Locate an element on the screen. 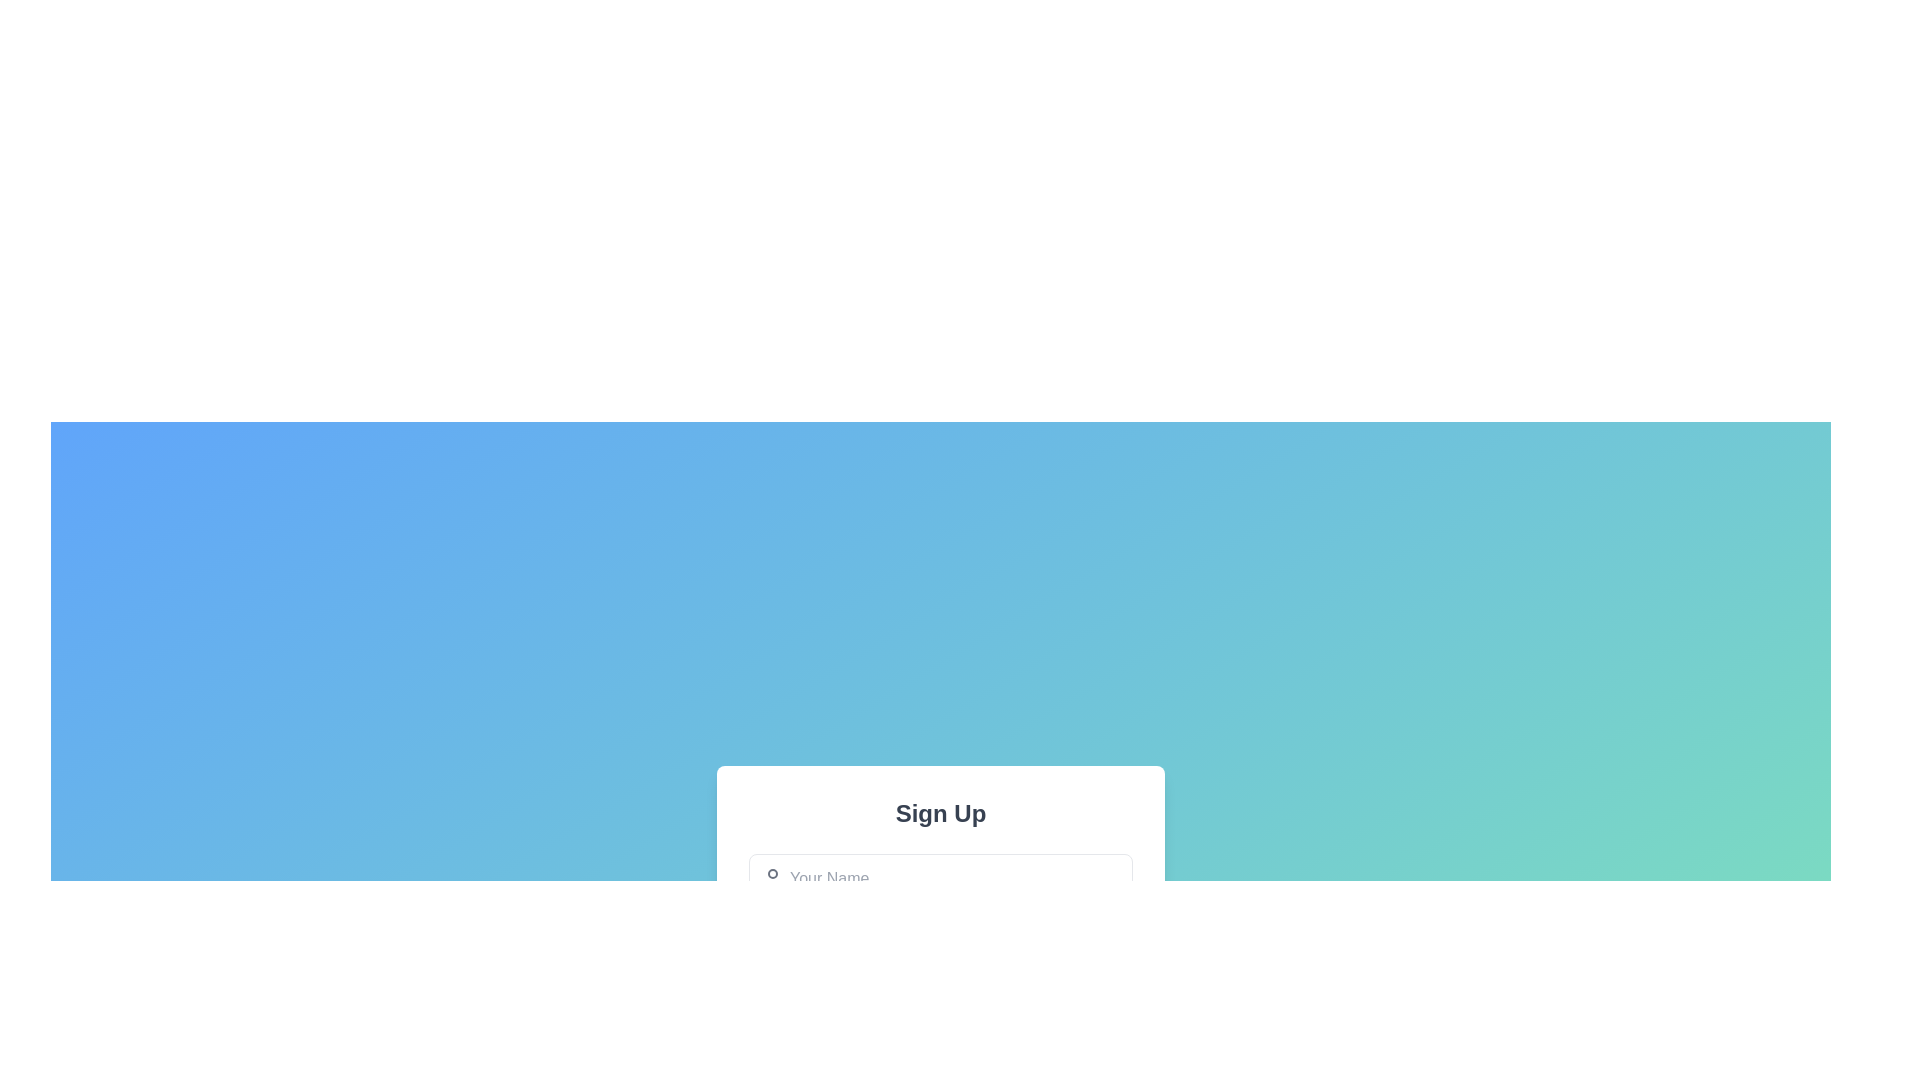 The height and width of the screenshot is (1080, 1920). the decorative icon associated with the user profile input field, which is positioned to the far left of the 'Your Name' text box is located at coordinates (771, 878).